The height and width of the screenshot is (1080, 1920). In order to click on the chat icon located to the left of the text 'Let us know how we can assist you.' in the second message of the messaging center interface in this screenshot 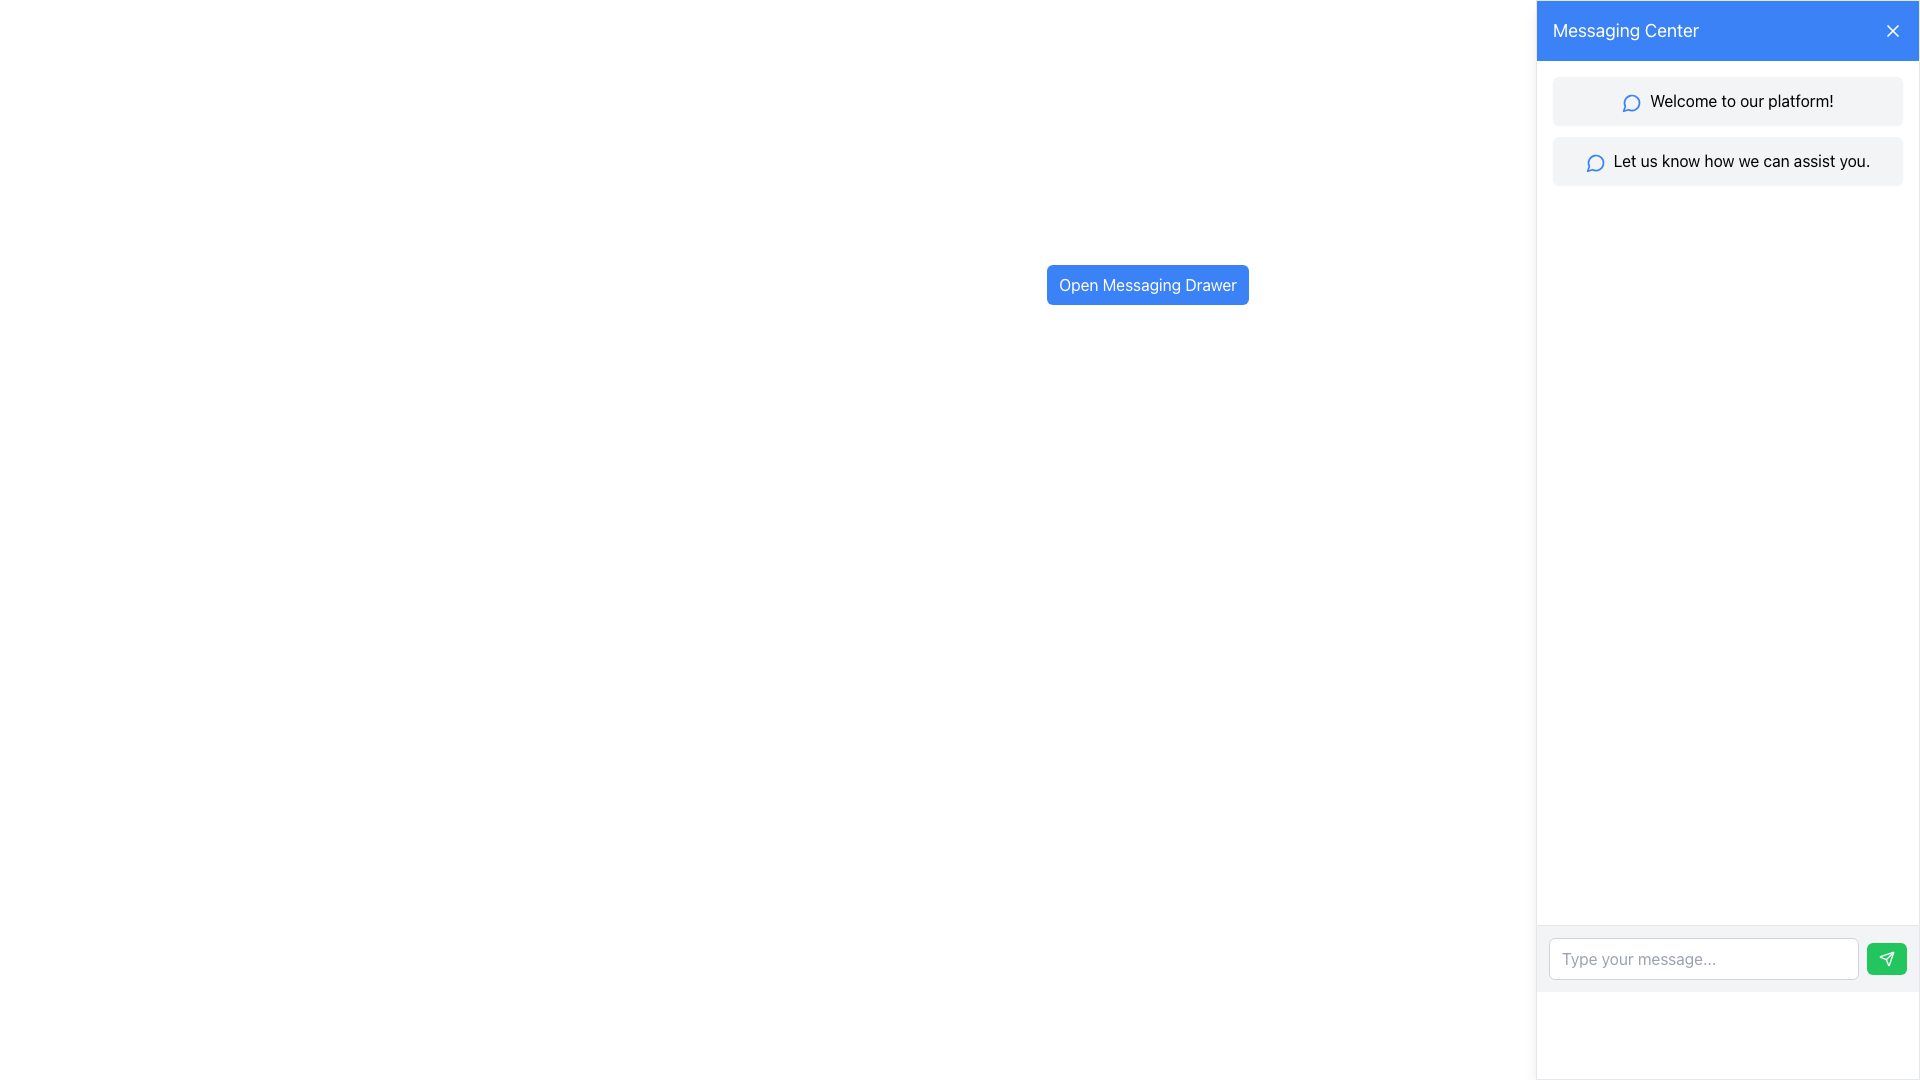, I will do `click(1594, 162)`.